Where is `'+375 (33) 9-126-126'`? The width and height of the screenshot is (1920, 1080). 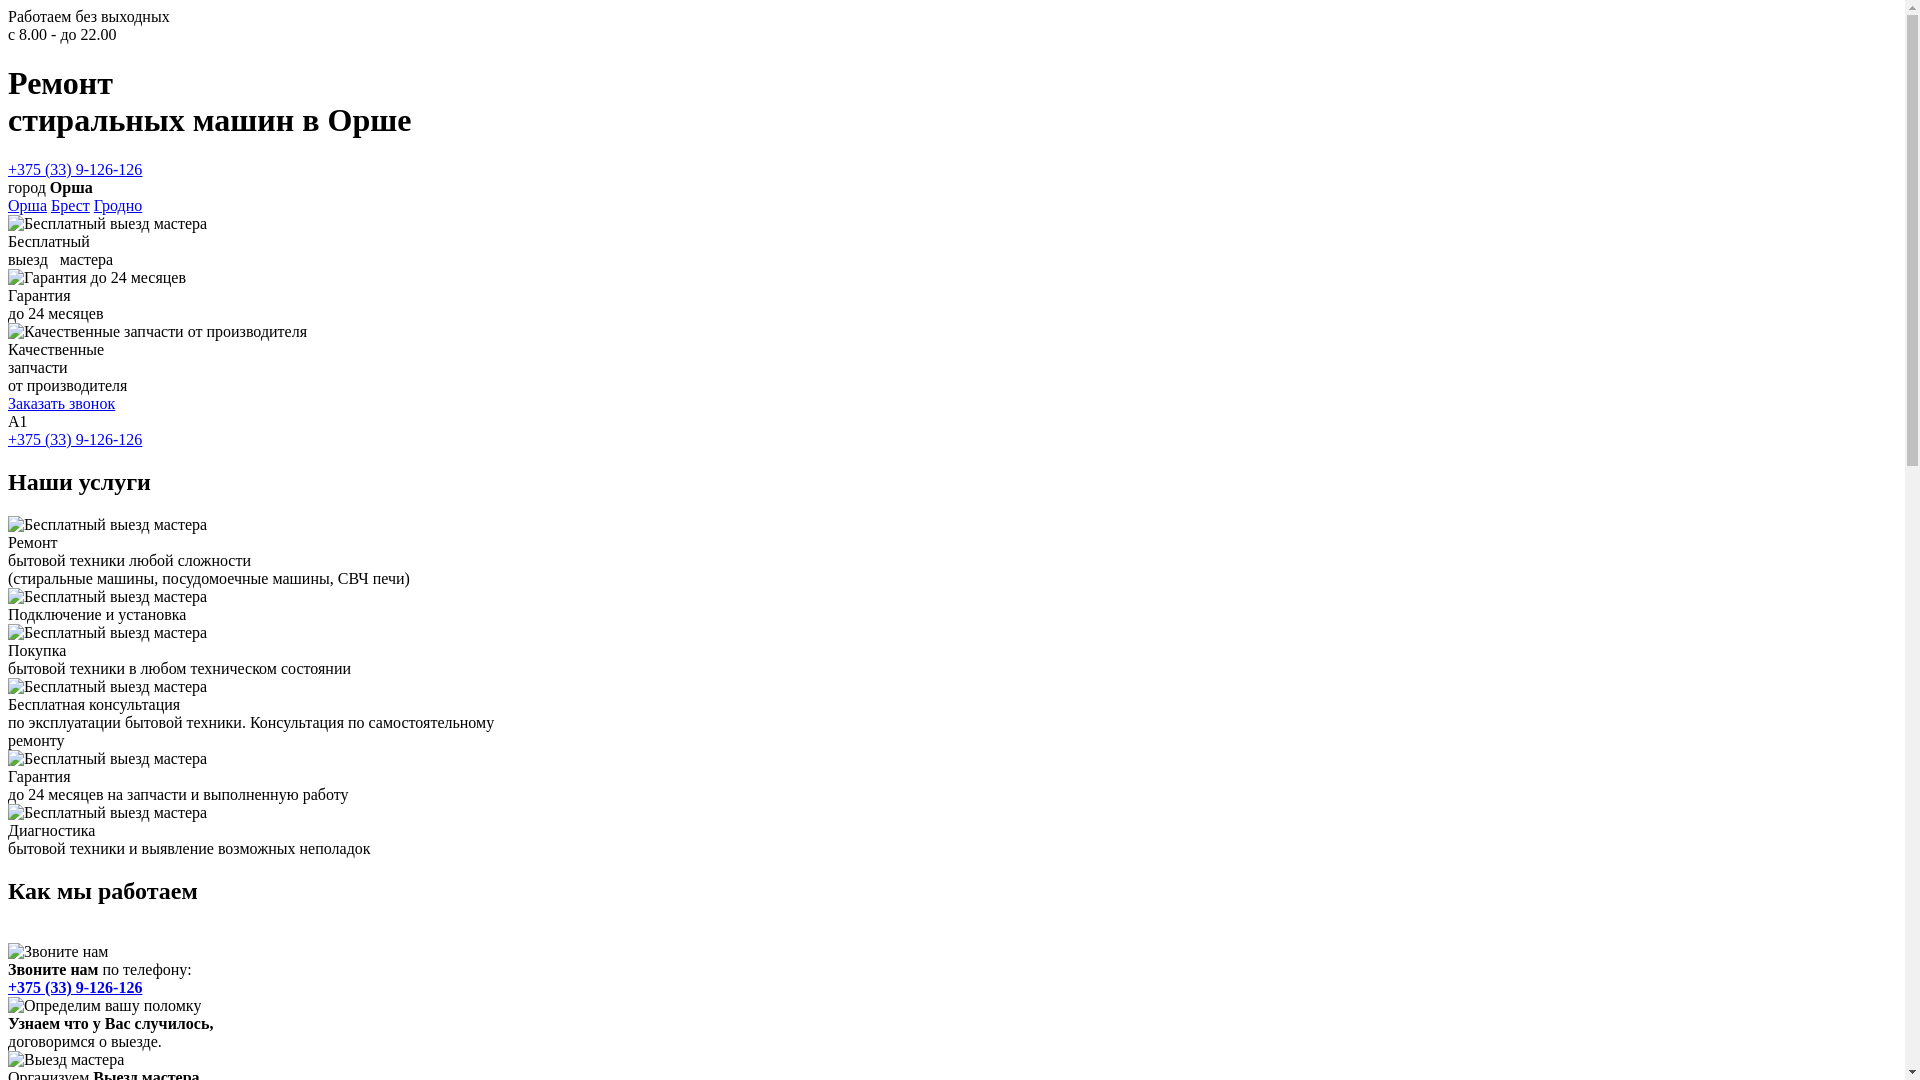 '+375 (33) 9-126-126' is located at coordinates (8, 985).